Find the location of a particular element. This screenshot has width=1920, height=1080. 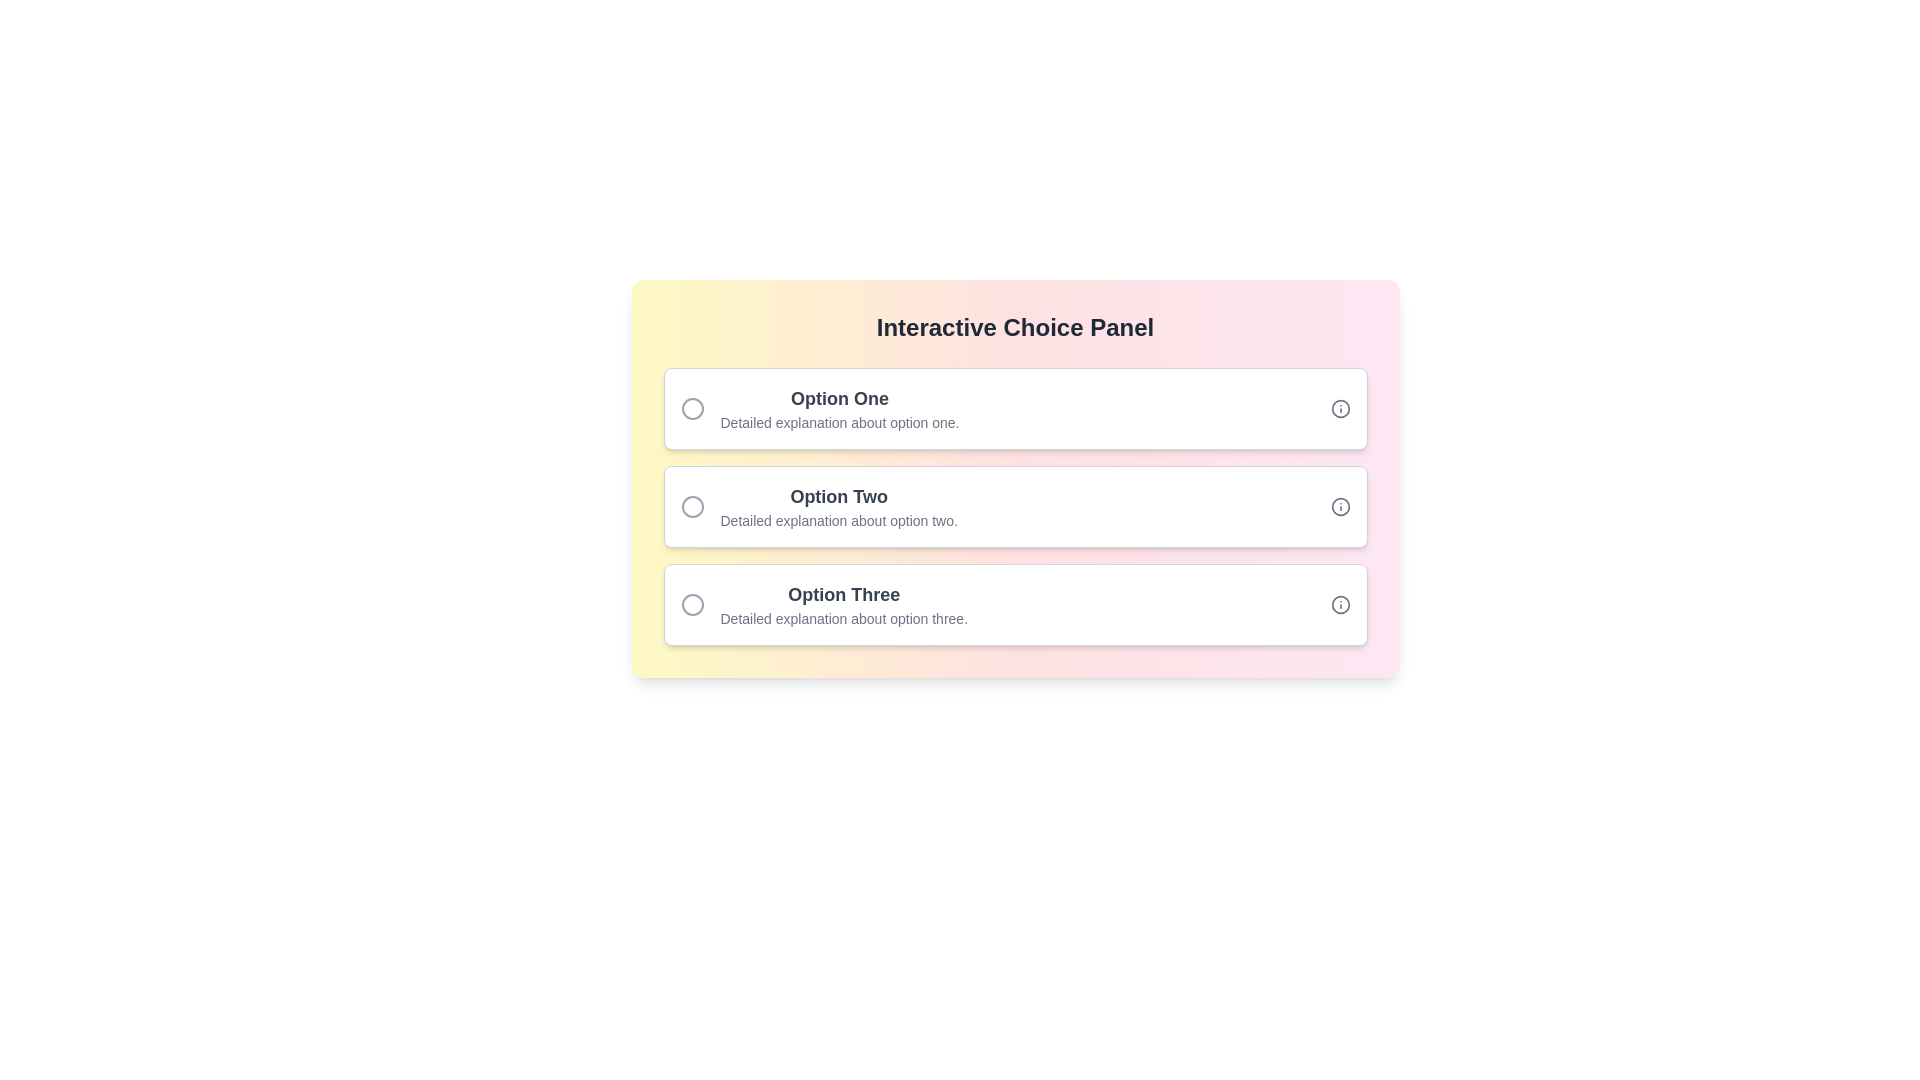

the option card labeled 'Option Two' with a detailed explanation 'Detailed explanation about option two.' which is the second entry in the vertical stack of three option cards within the 'Interactive Choice Panel' is located at coordinates (1015, 505).